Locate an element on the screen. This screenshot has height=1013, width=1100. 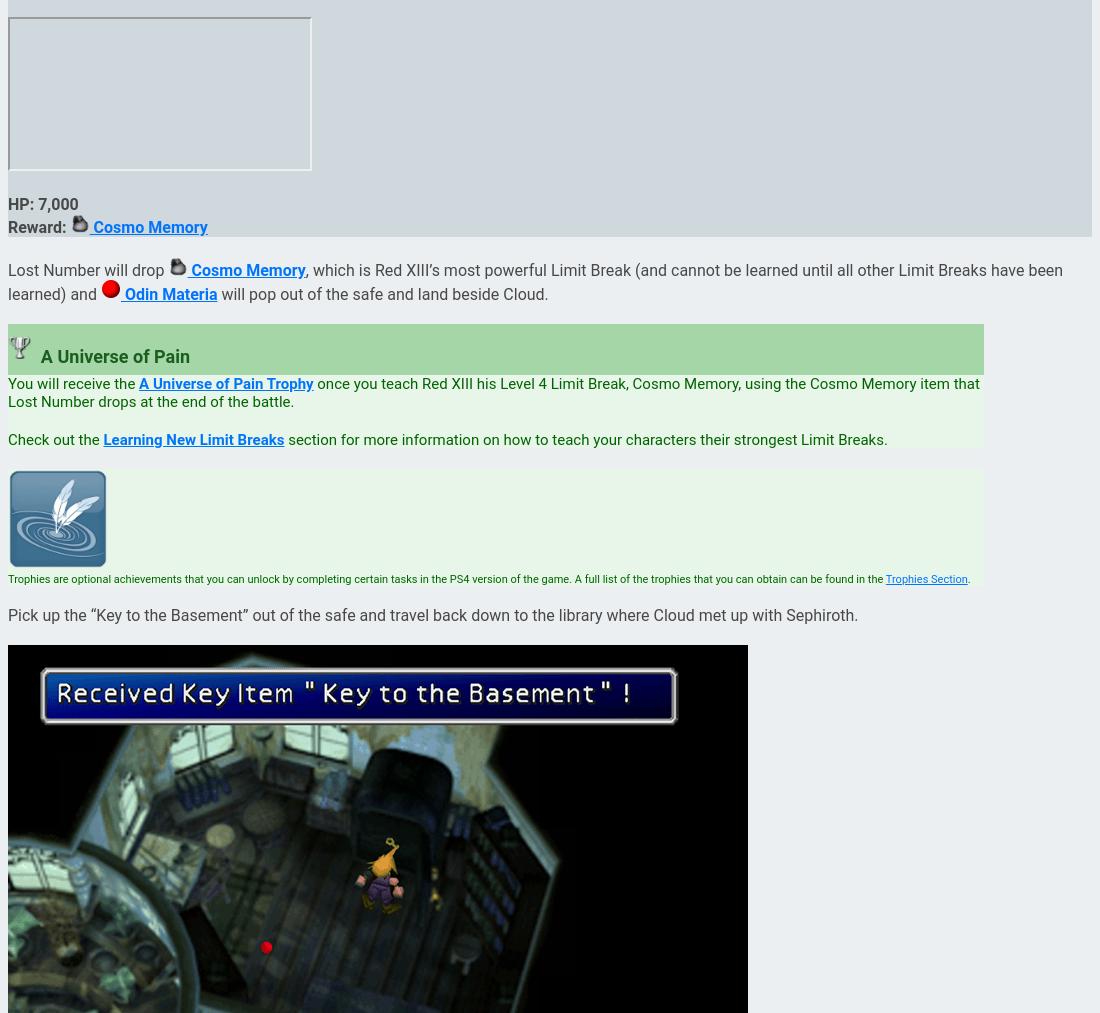
'You will receive the' is located at coordinates (73, 383).